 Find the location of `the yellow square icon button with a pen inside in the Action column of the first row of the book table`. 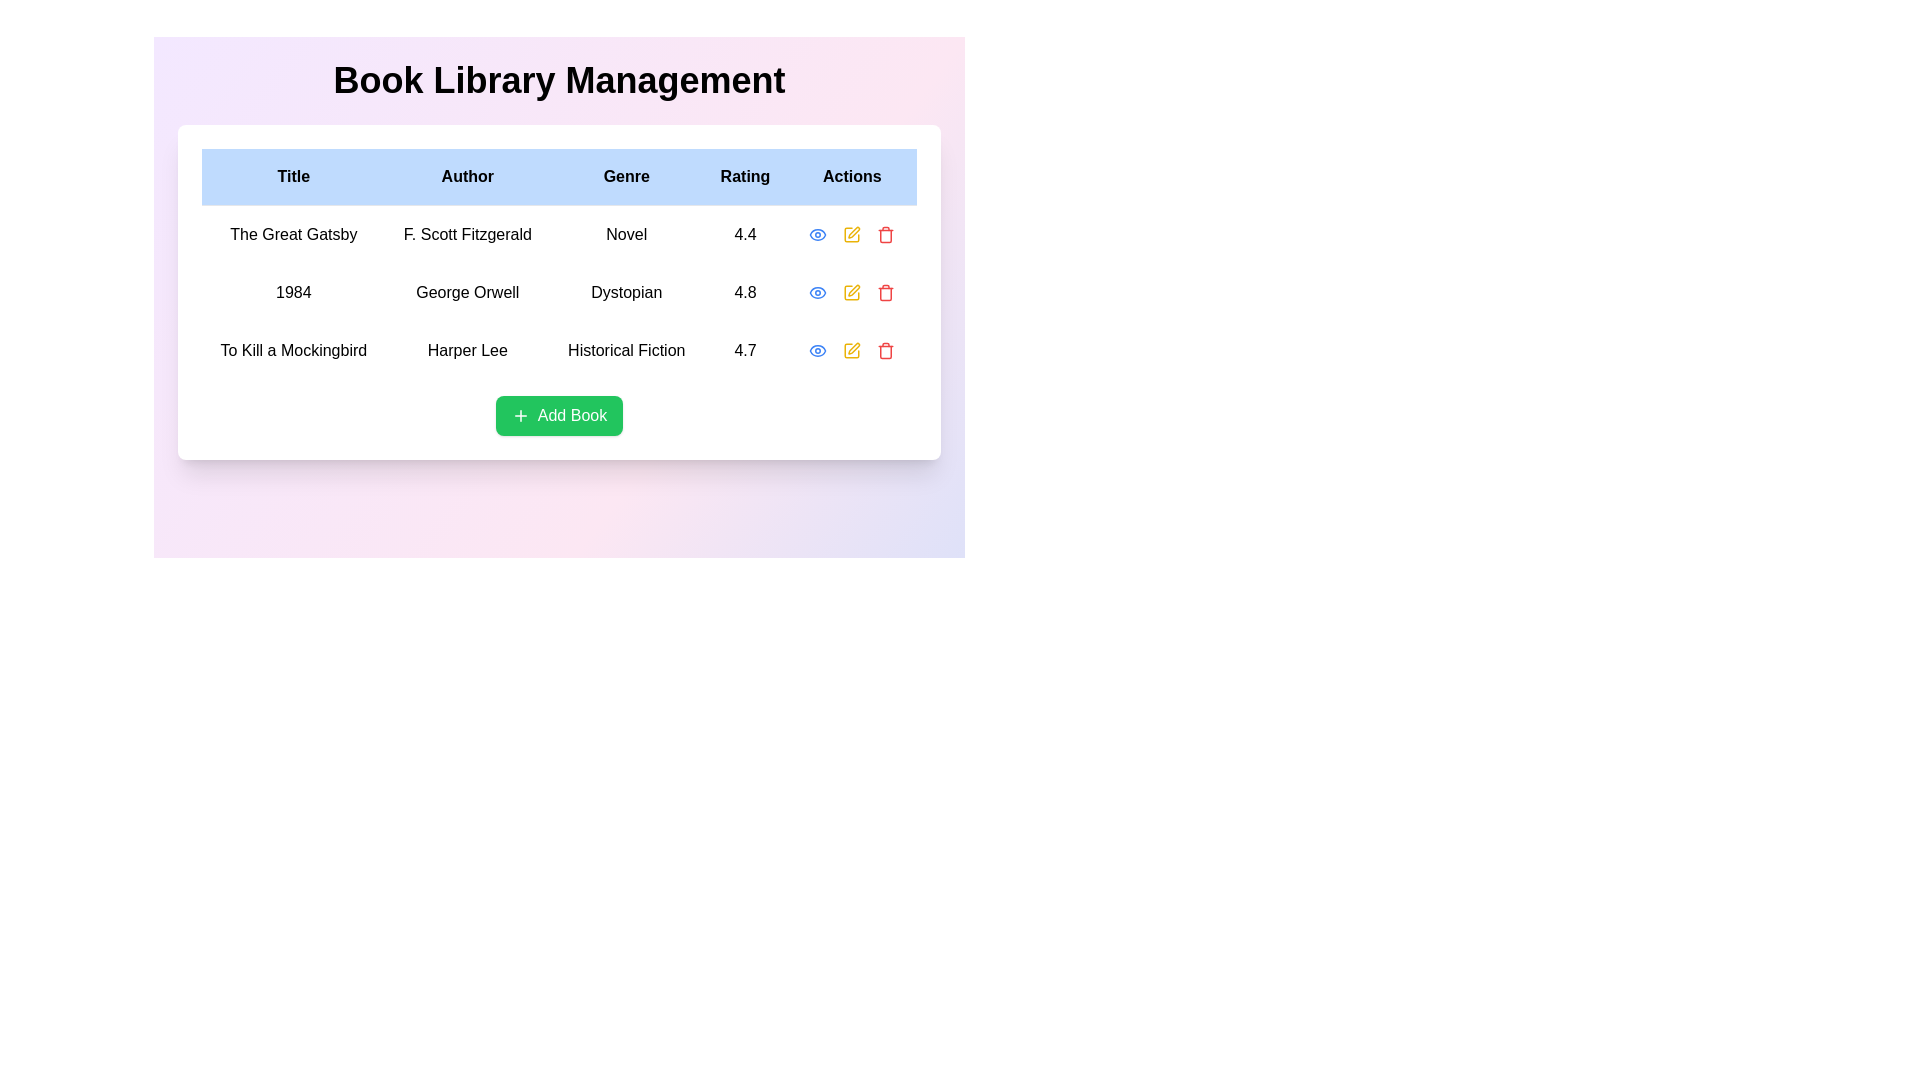

the yellow square icon button with a pen inside in the Action column of the first row of the book table is located at coordinates (852, 234).